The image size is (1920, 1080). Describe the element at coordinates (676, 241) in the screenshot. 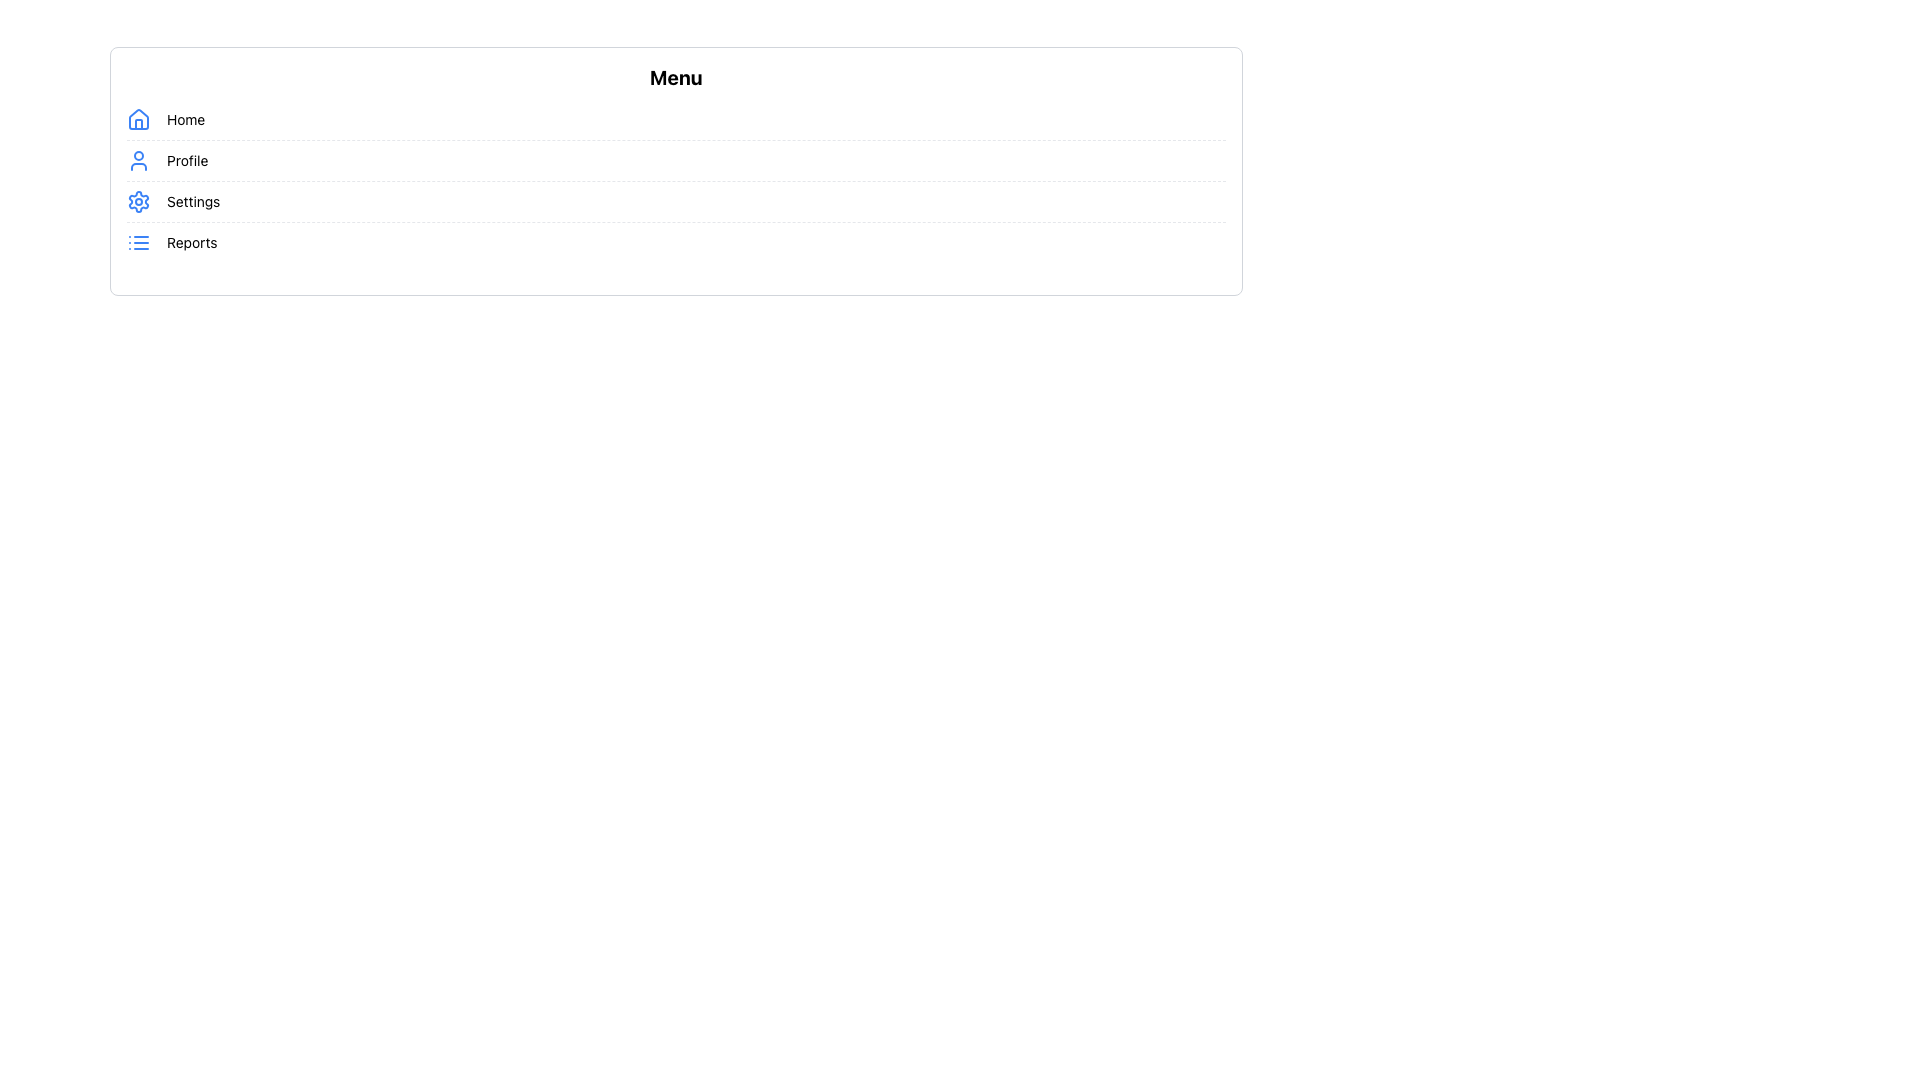

I see `the 'Reports' menu option, which is the fourth entry in the vertical list of menu items` at that location.